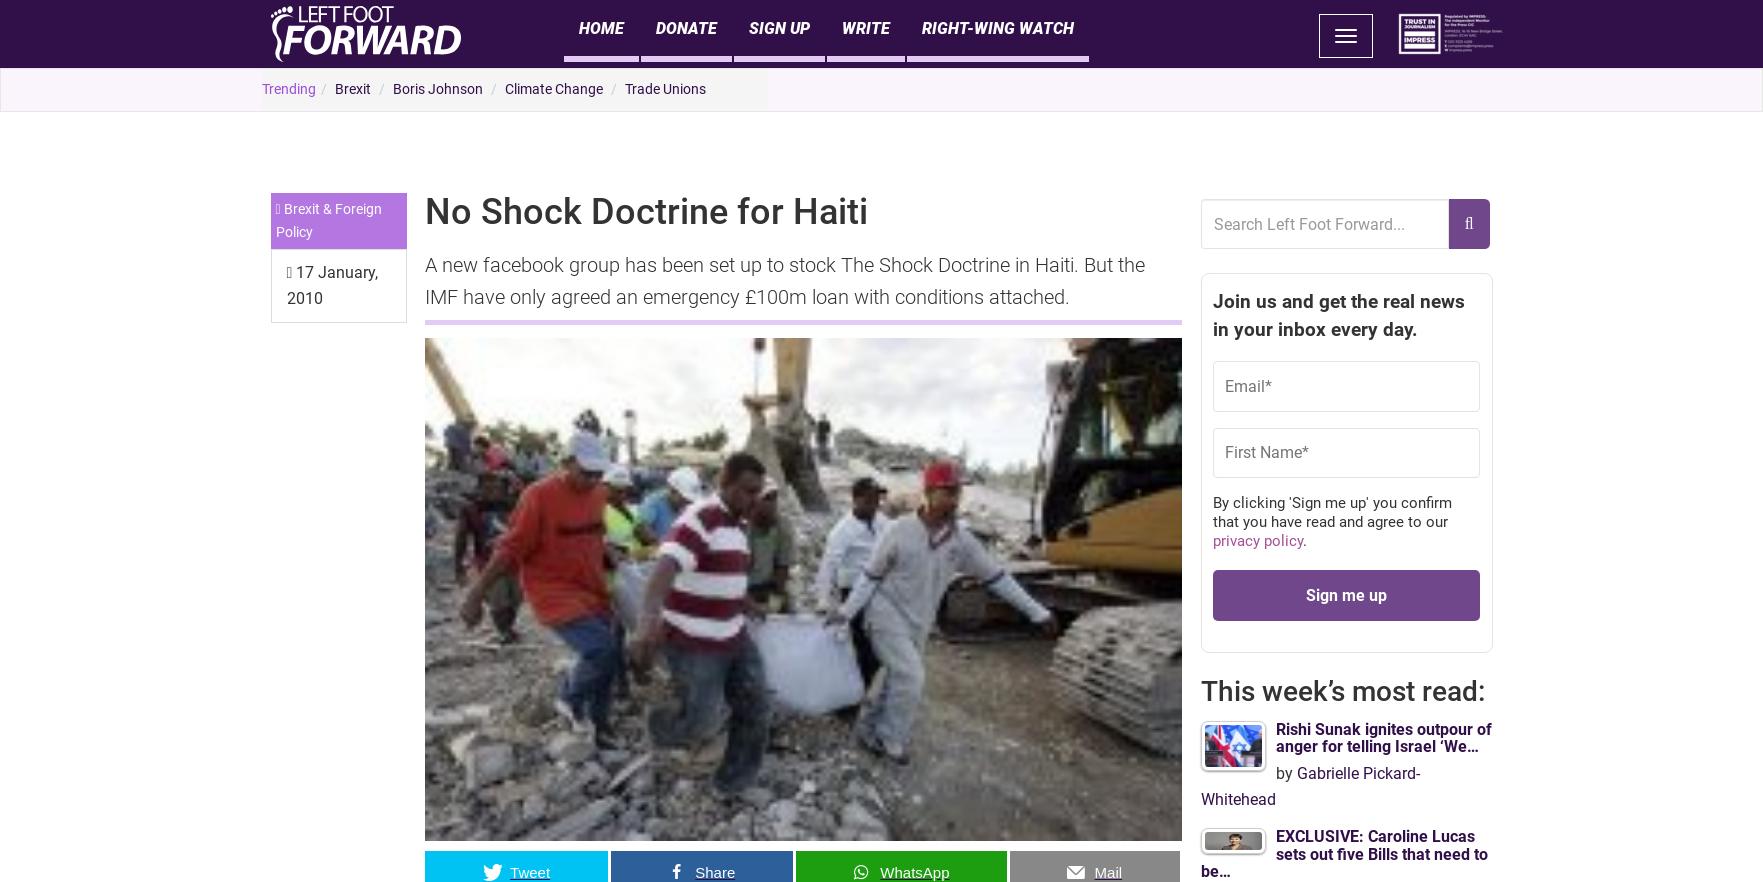  Describe the element at coordinates (1340, 689) in the screenshot. I see `'This week’s most read:'` at that location.